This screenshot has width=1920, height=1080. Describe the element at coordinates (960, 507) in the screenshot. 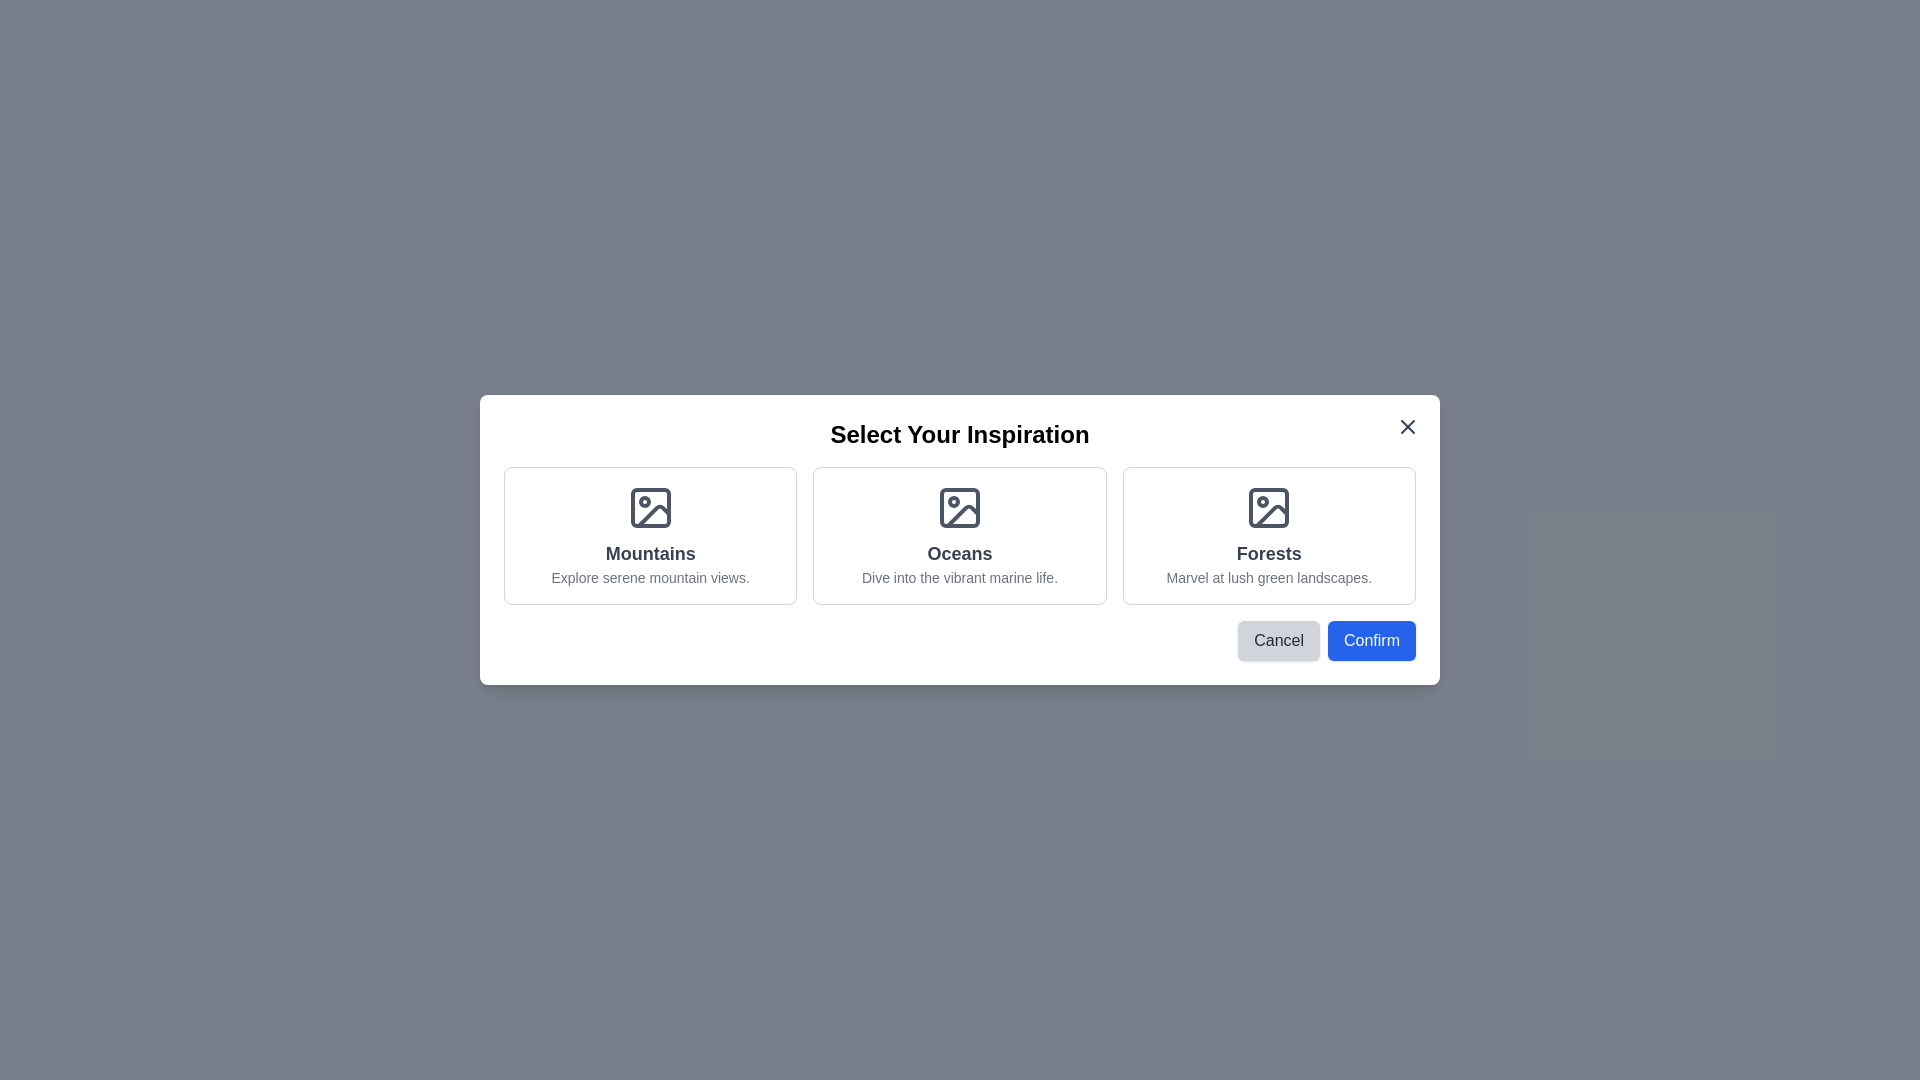

I see `the icon representing the 'Oceans' category, which is centered within the 'Oceans' card in a dialog box` at that location.